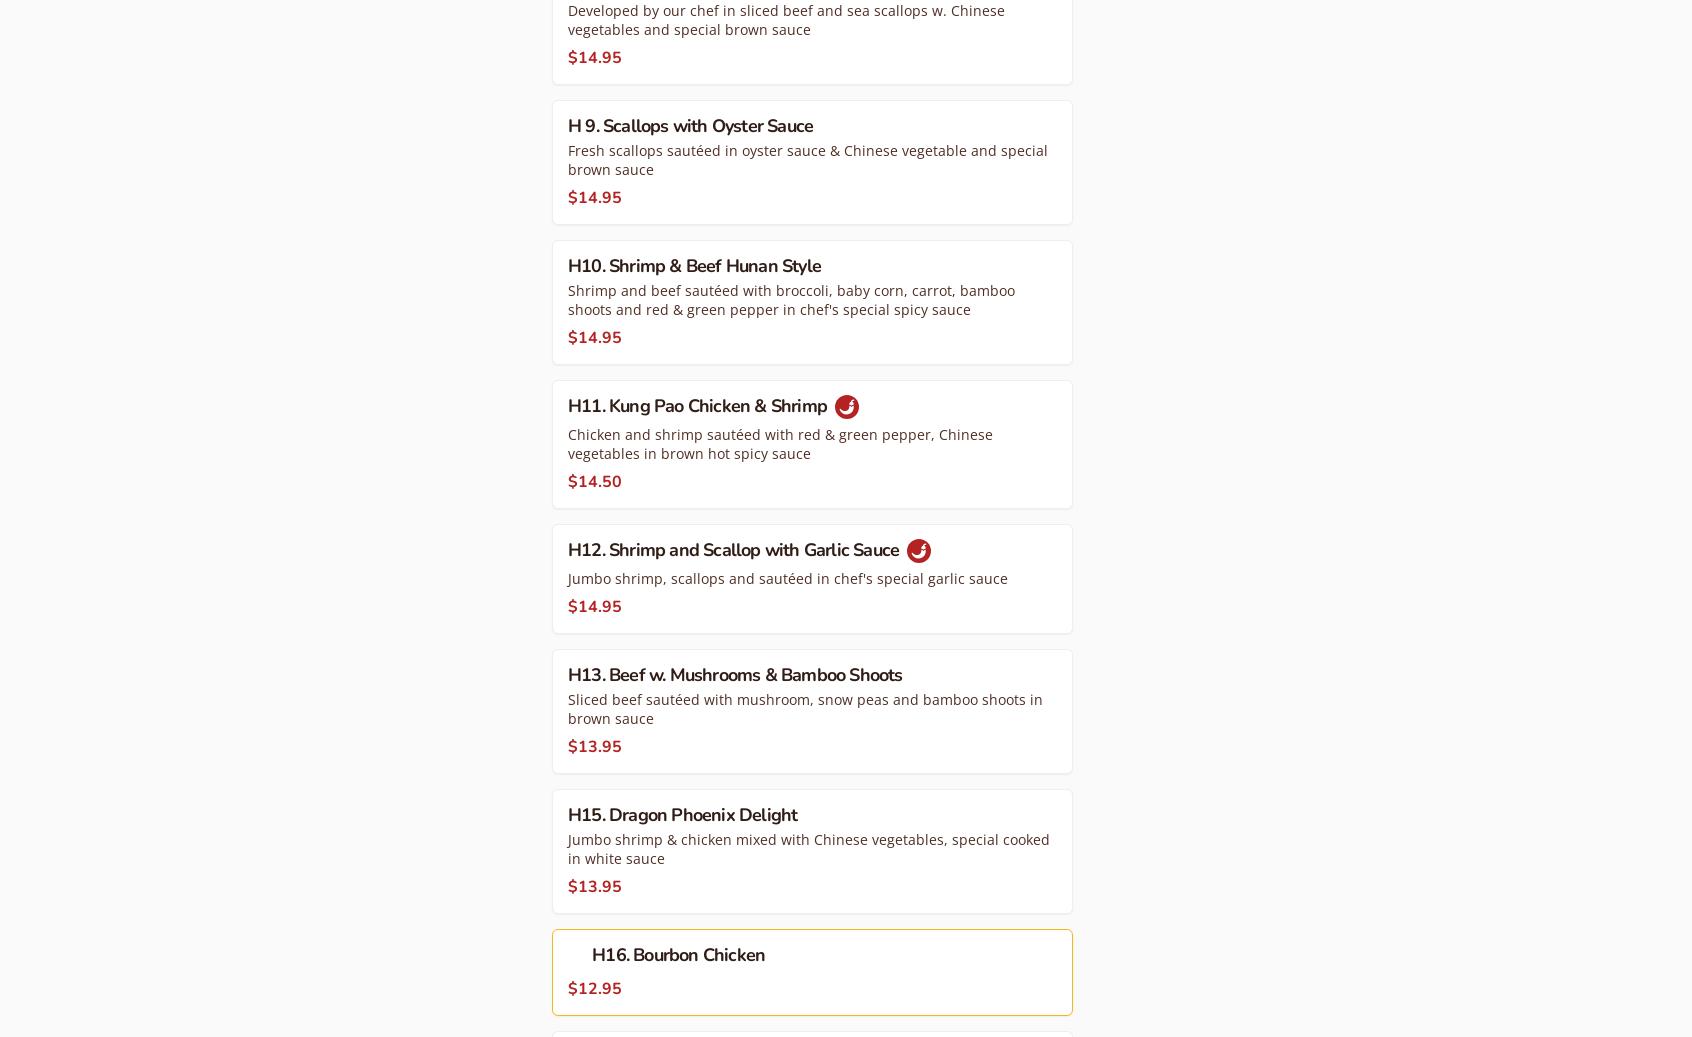 Image resolution: width=1692 pixels, height=1037 pixels. Describe the element at coordinates (734, 548) in the screenshot. I see `'H12. Shrimp and Scallop with Garlic Sauce'` at that location.